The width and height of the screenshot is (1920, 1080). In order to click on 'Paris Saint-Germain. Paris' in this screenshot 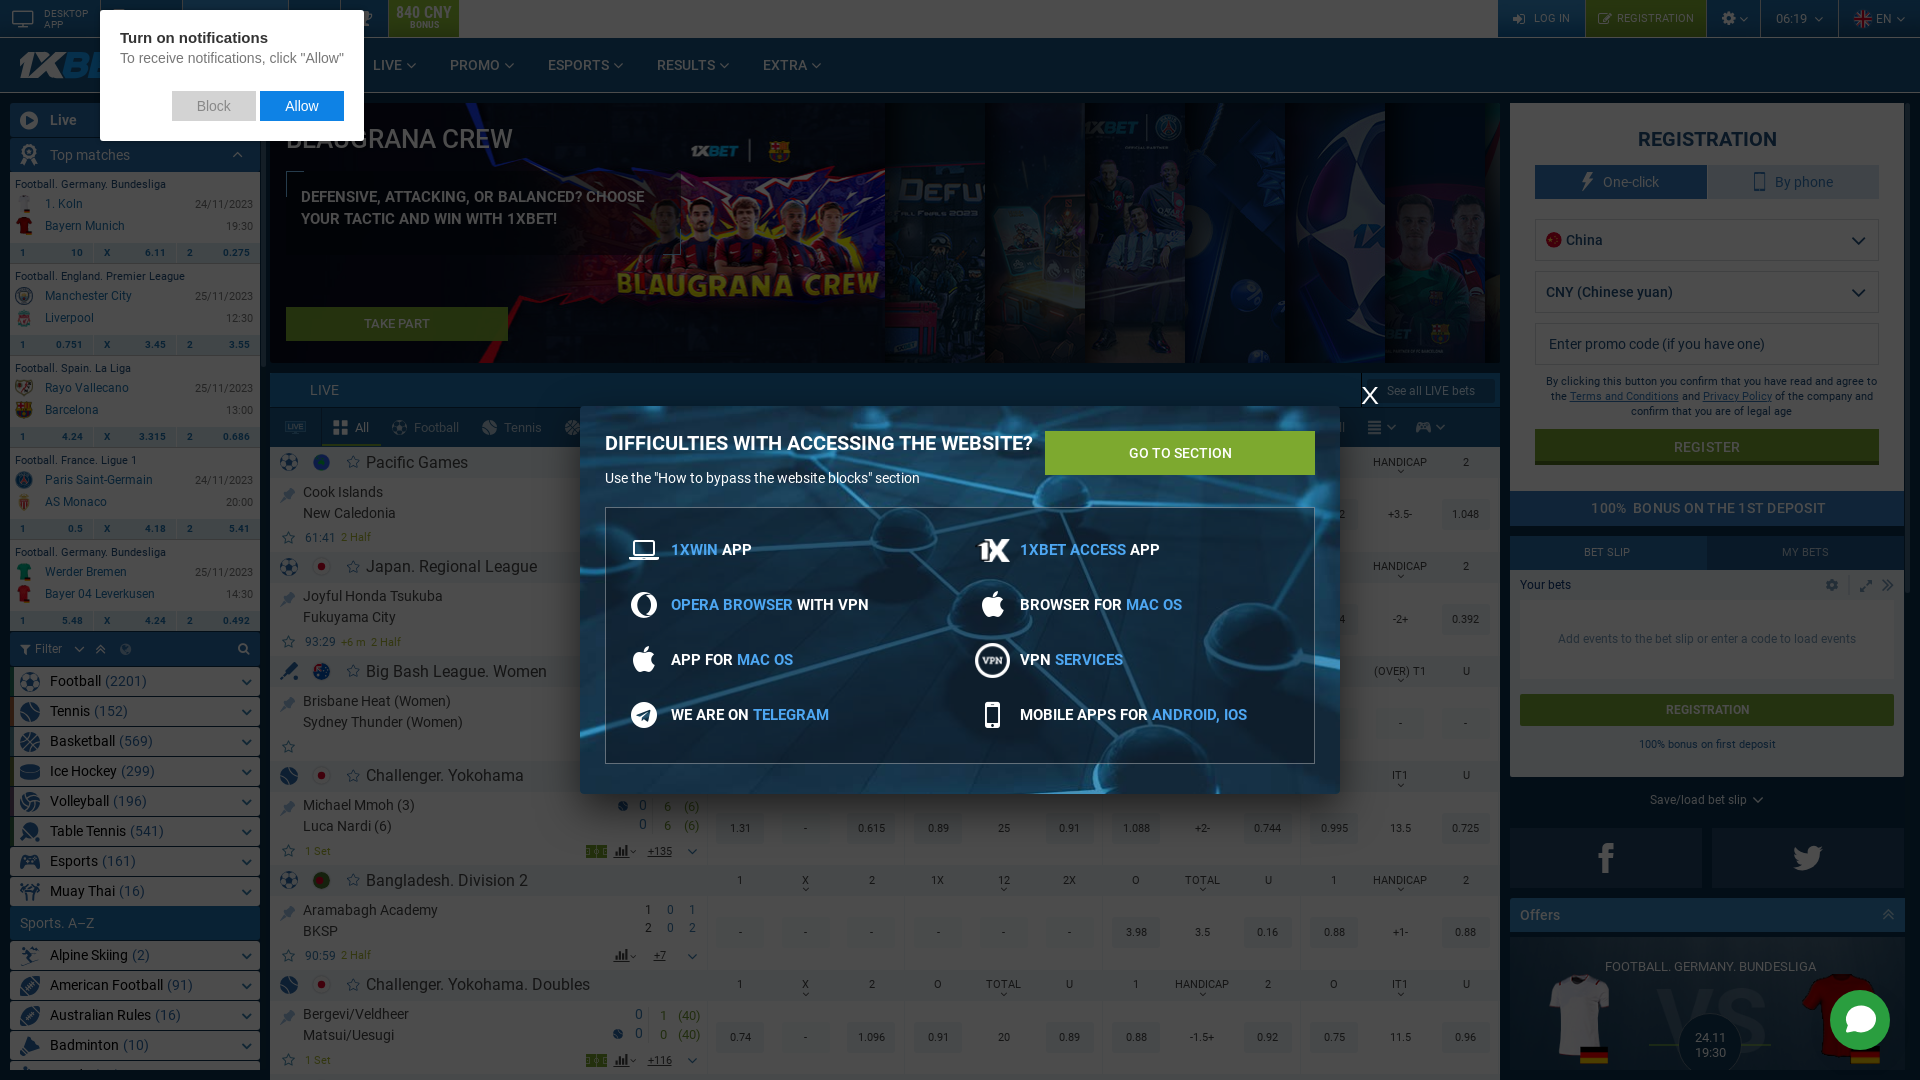, I will do `click(24, 479)`.